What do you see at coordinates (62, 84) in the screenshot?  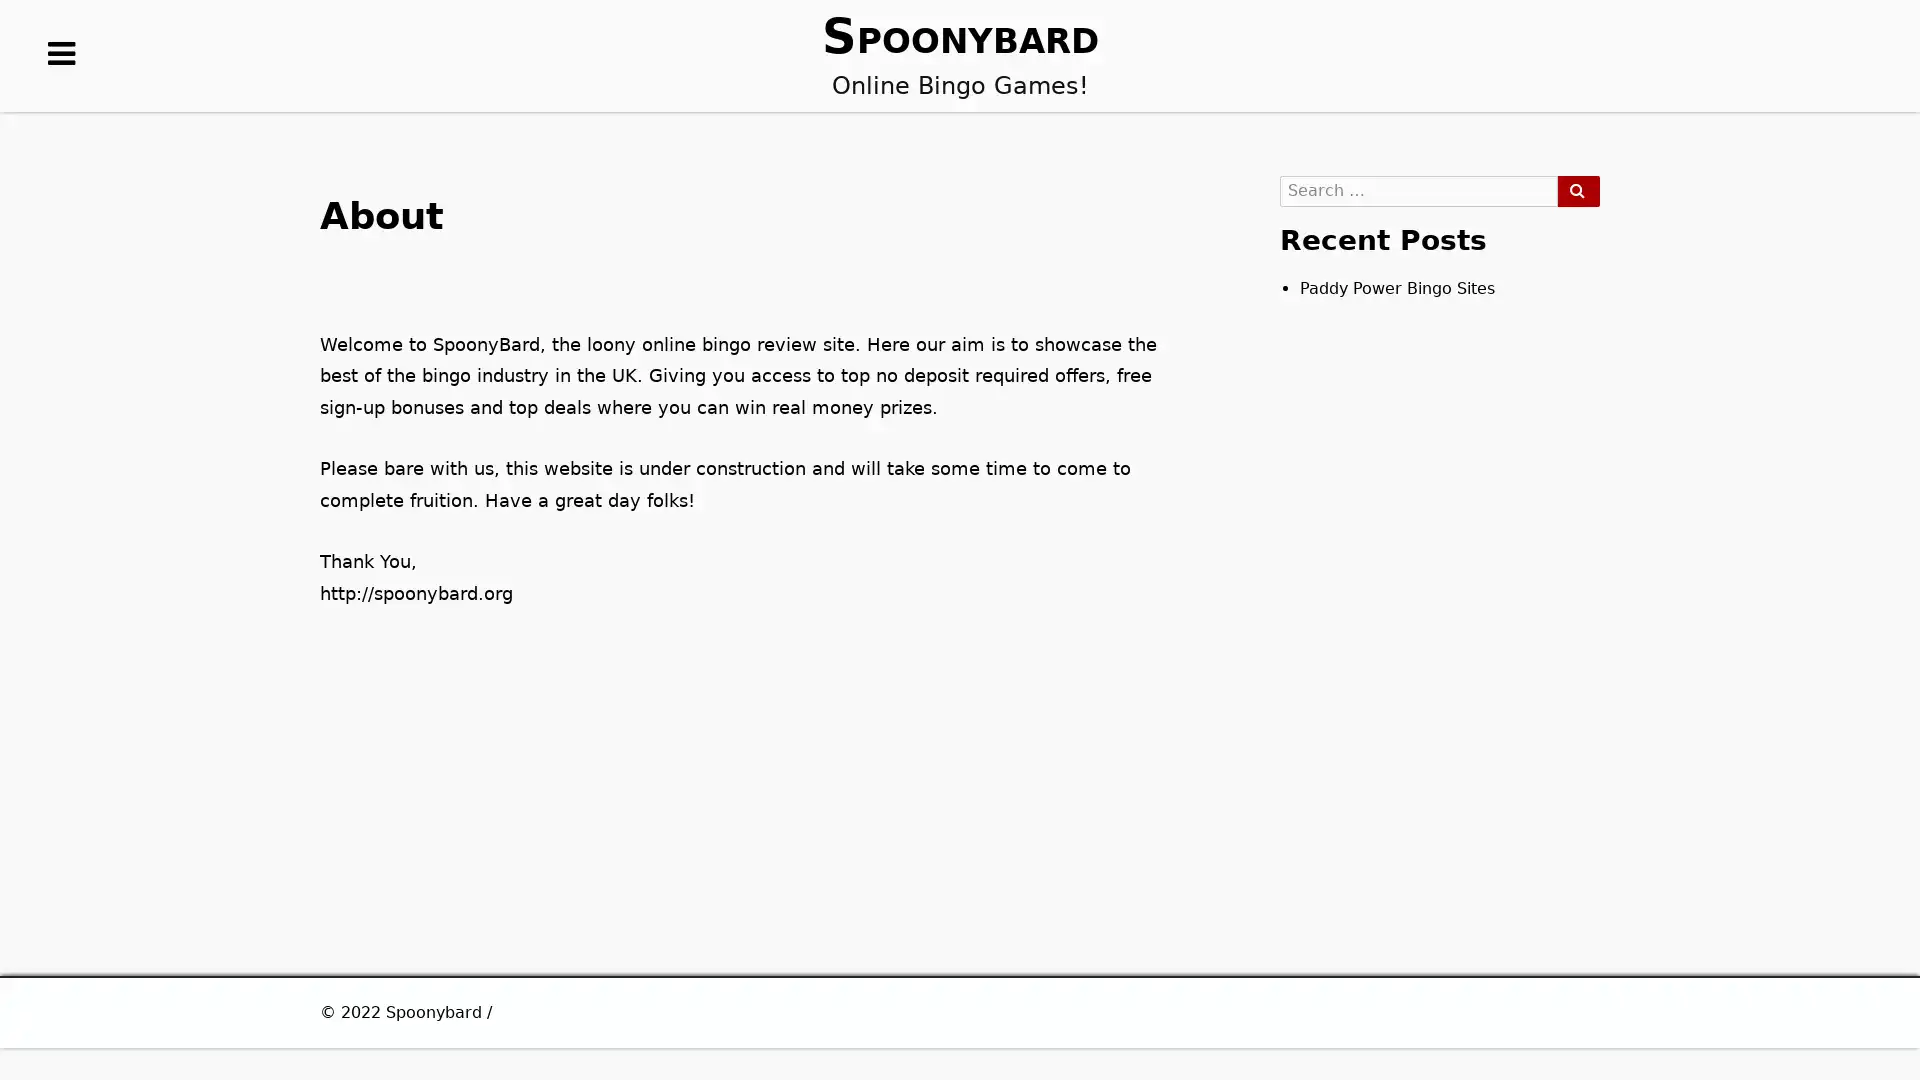 I see `MENUS` at bounding box center [62, 84].